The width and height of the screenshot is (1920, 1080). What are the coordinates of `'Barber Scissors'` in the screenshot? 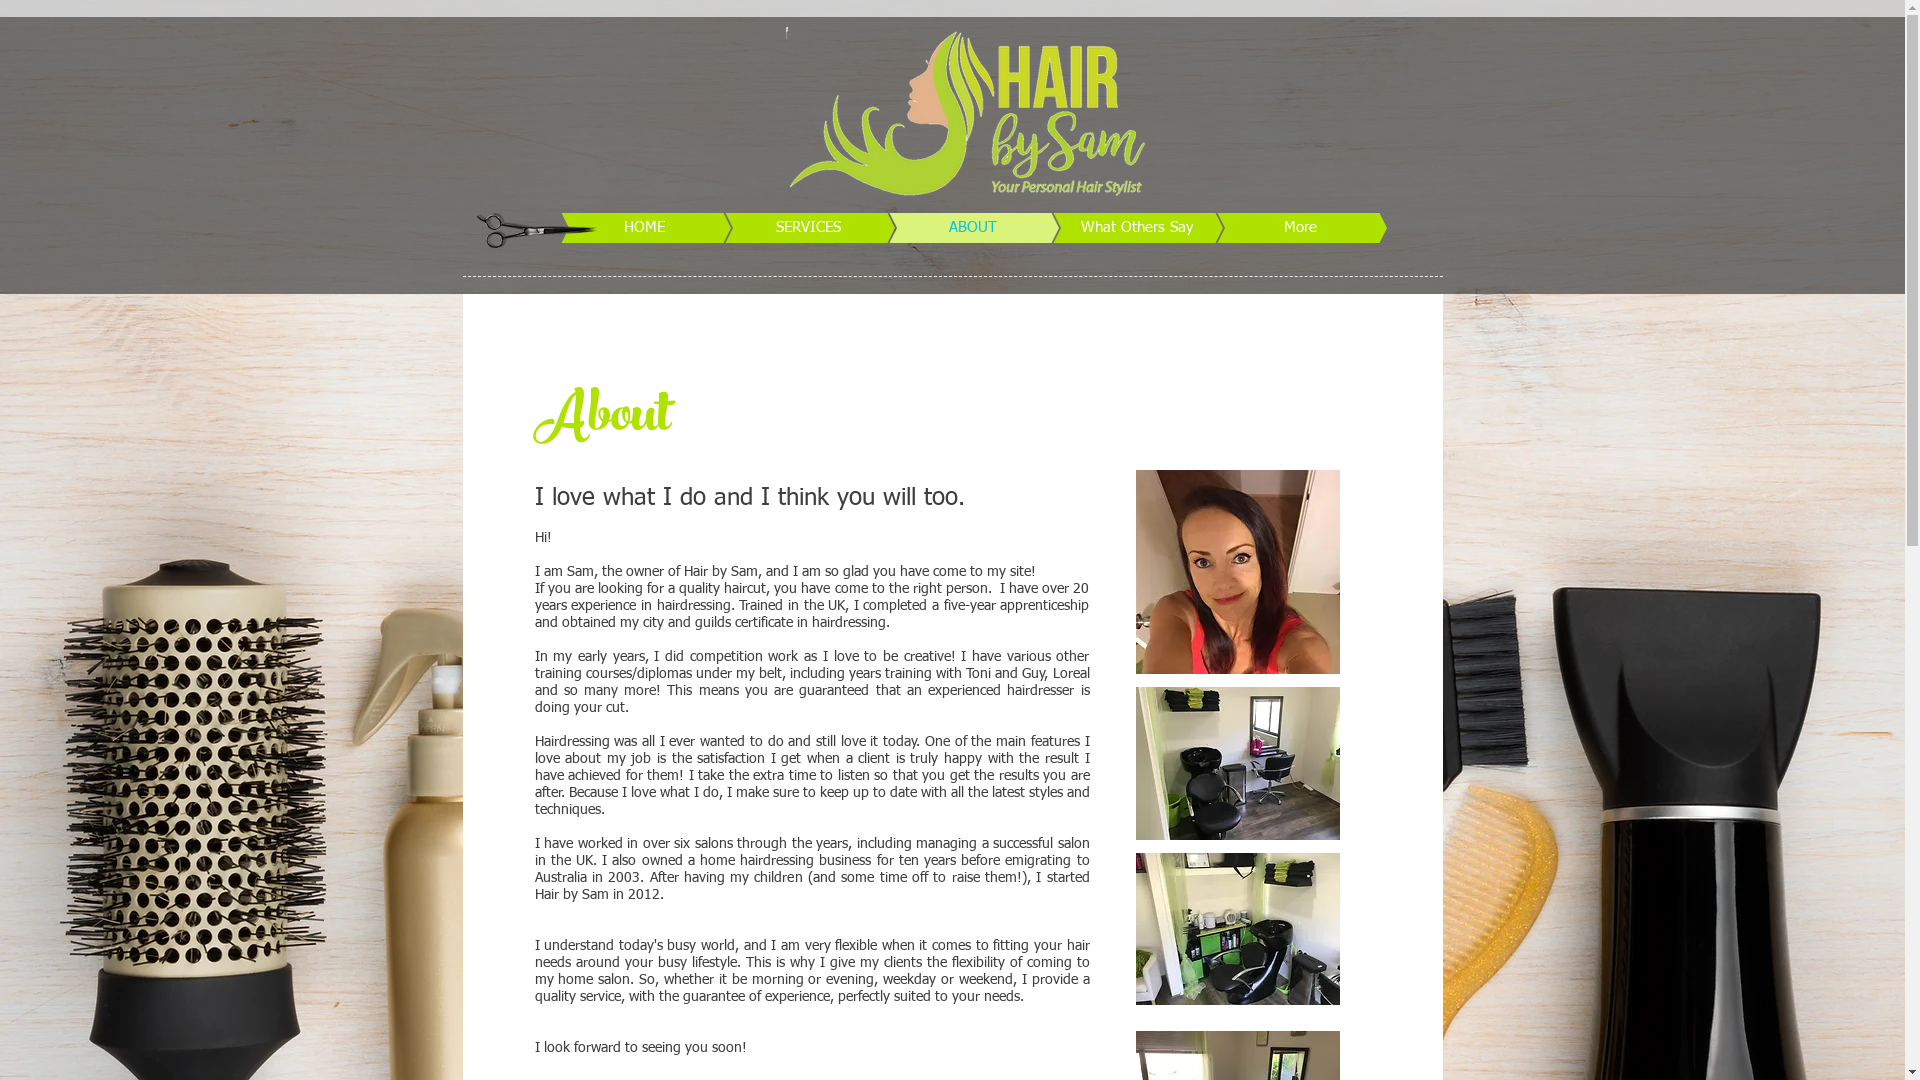 It's located at (535, 226).